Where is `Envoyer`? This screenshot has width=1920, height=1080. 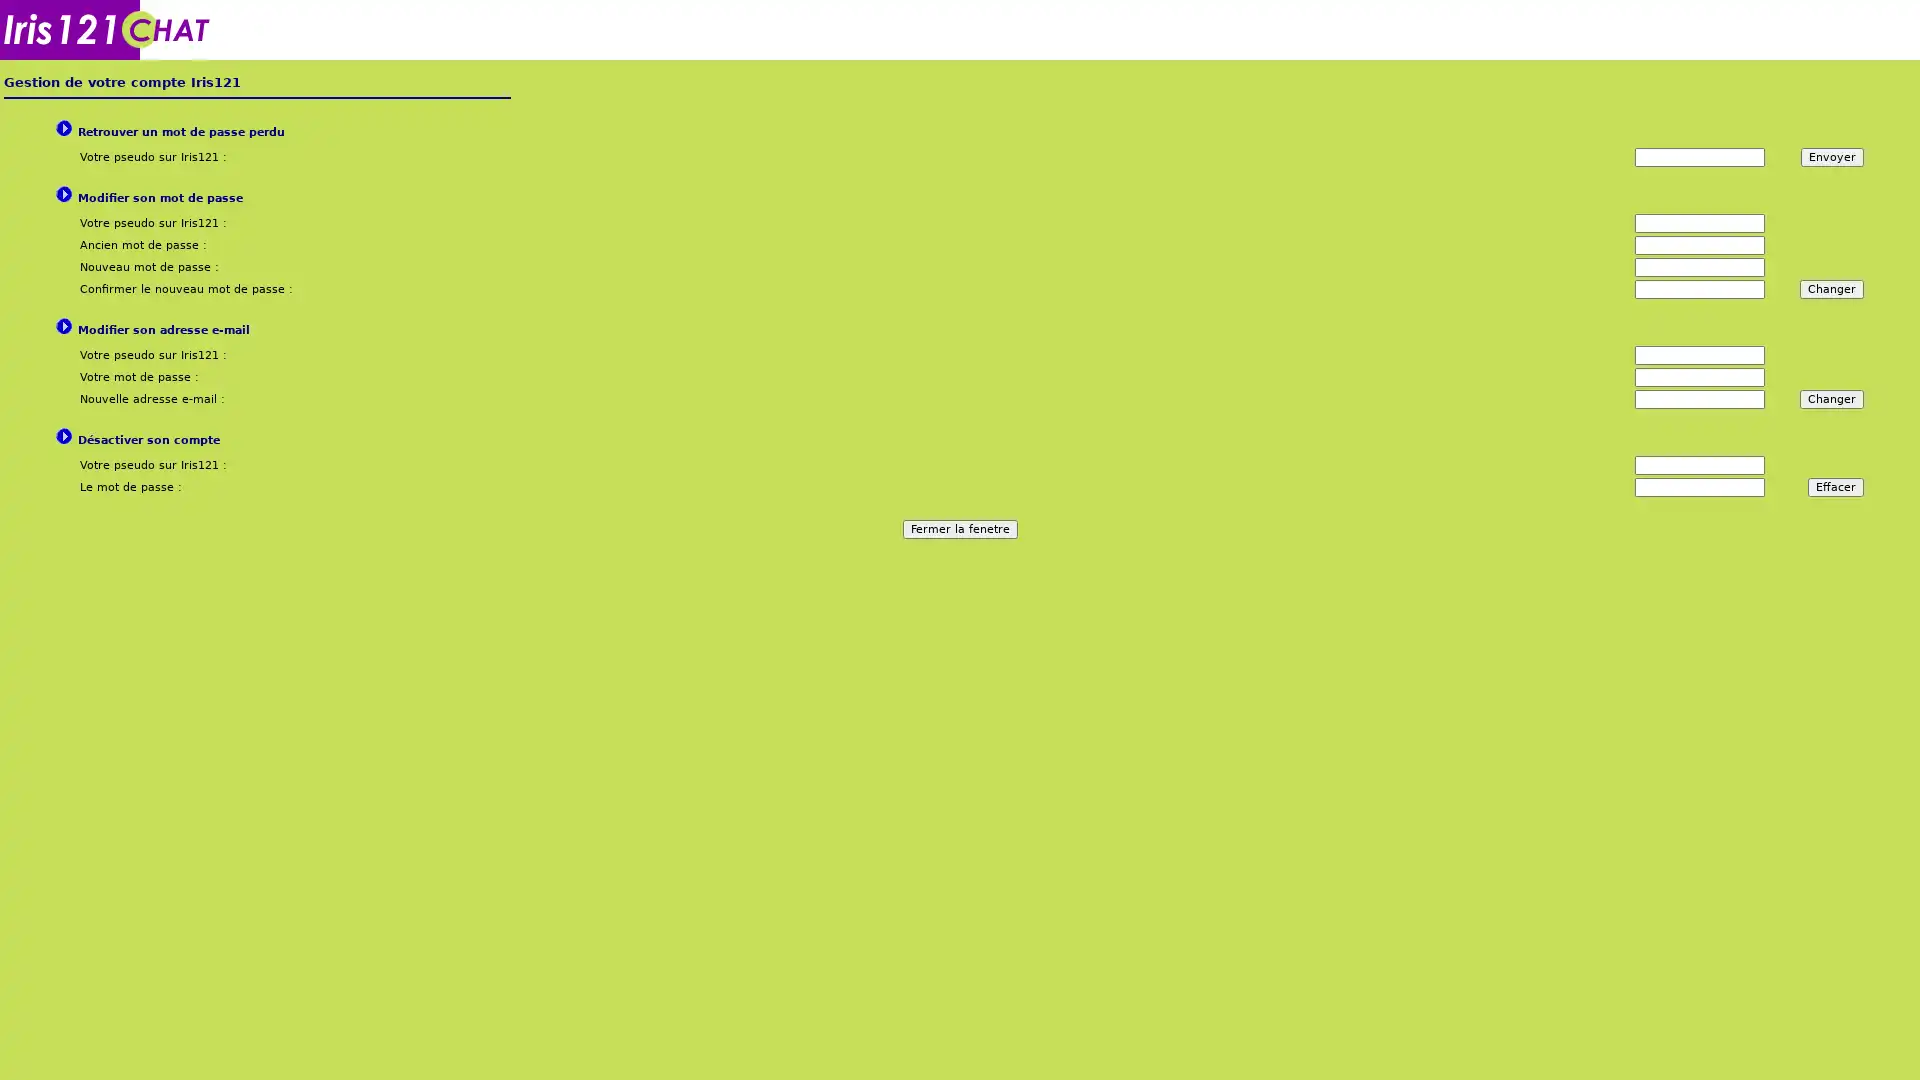
Envoyer is located at coordinates (1832, 156).